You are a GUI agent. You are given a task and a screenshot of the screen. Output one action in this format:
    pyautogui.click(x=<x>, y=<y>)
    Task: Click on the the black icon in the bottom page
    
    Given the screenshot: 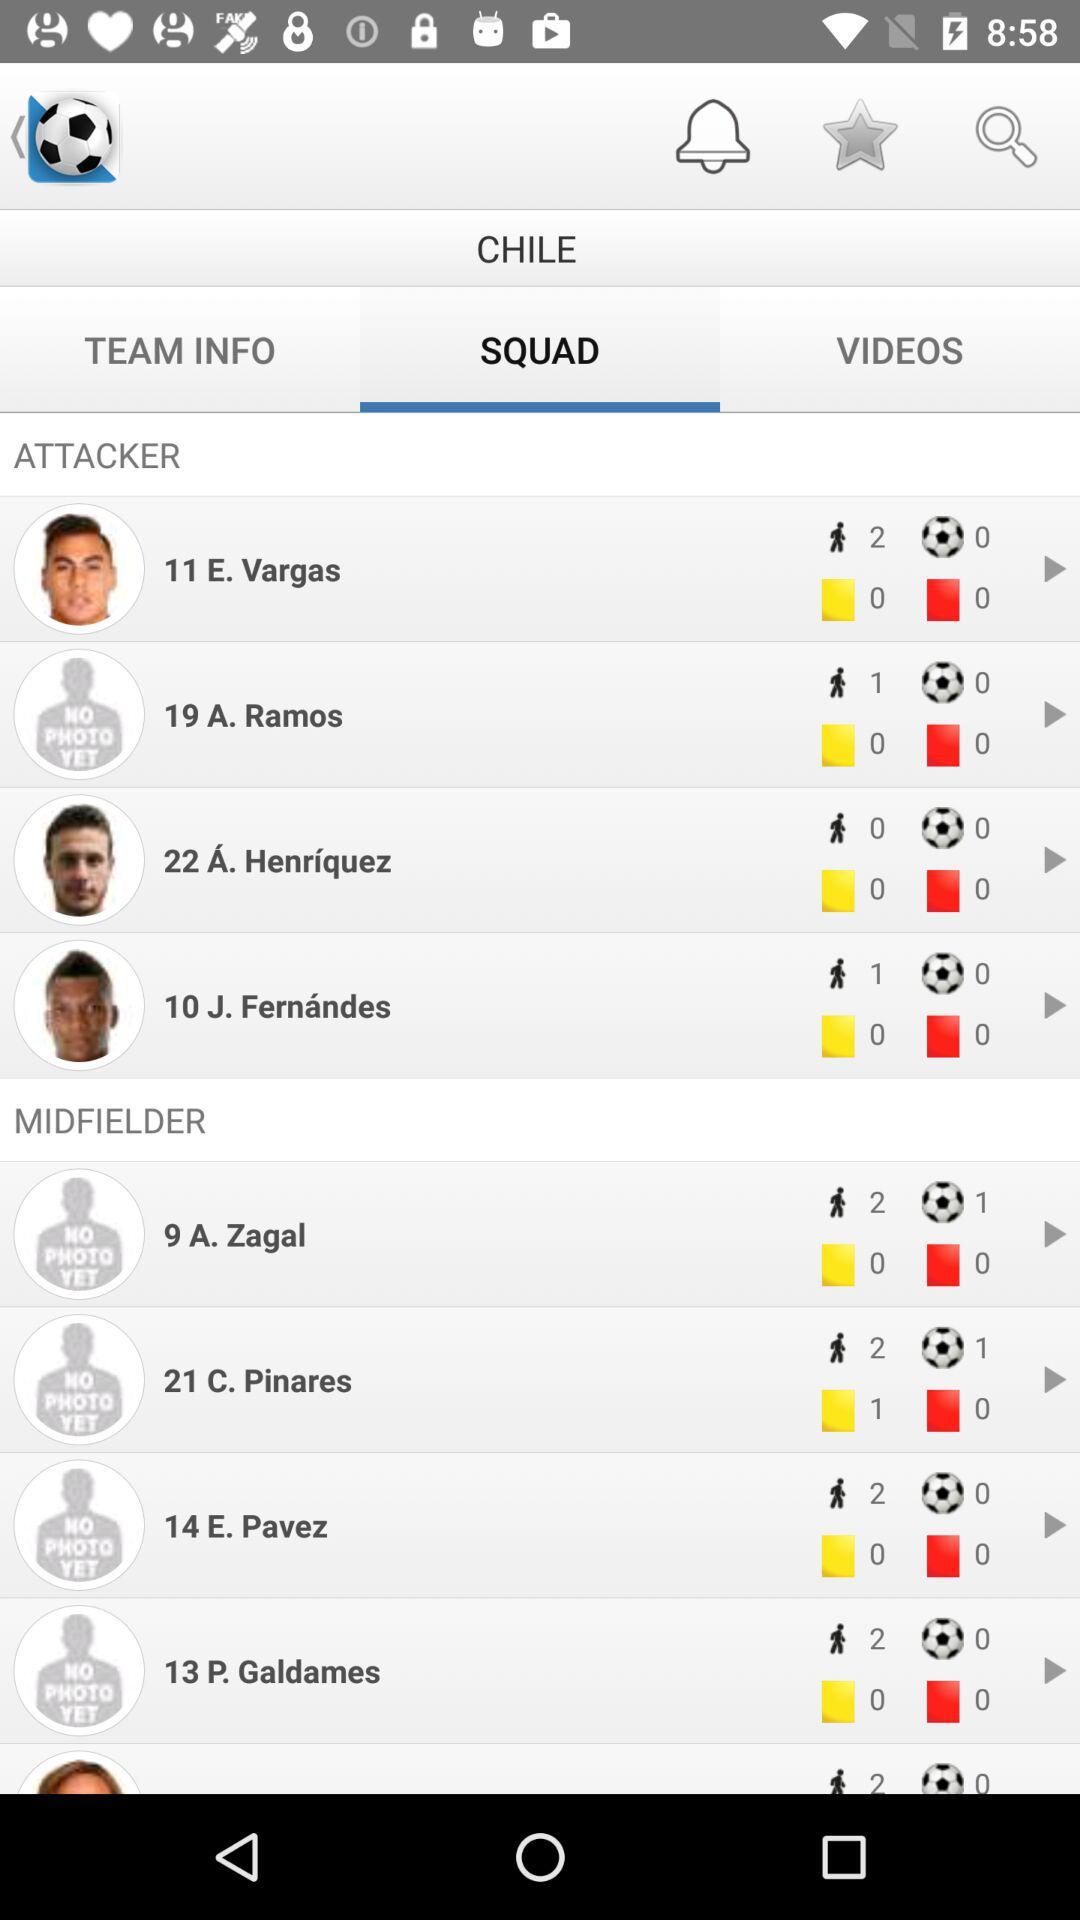 What is the action you would take?
    pyautogui.click(x=837, y=1778)
    